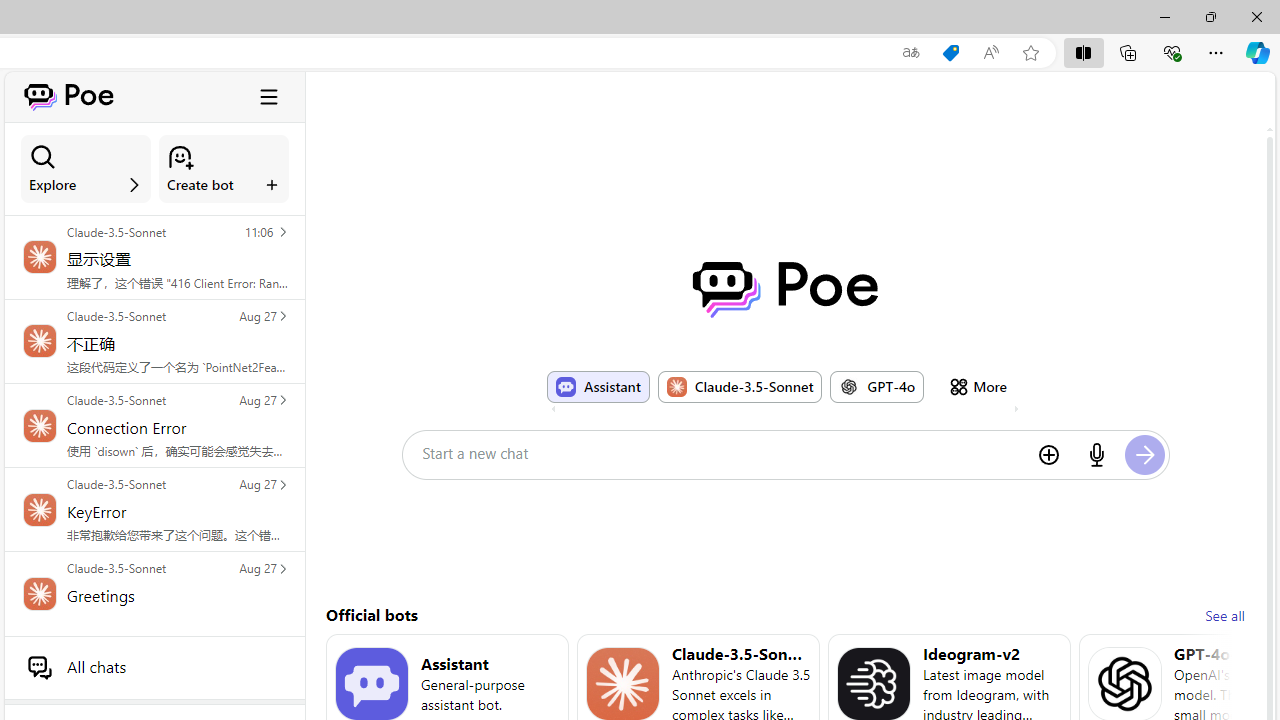 The height and width of the screenshot is (720, 1280). What do you see at coordinates (877, 386) in the screenshot?
I see `'Bot image for GPT-4o GPT-4o'` at bounding box center [877, 386].